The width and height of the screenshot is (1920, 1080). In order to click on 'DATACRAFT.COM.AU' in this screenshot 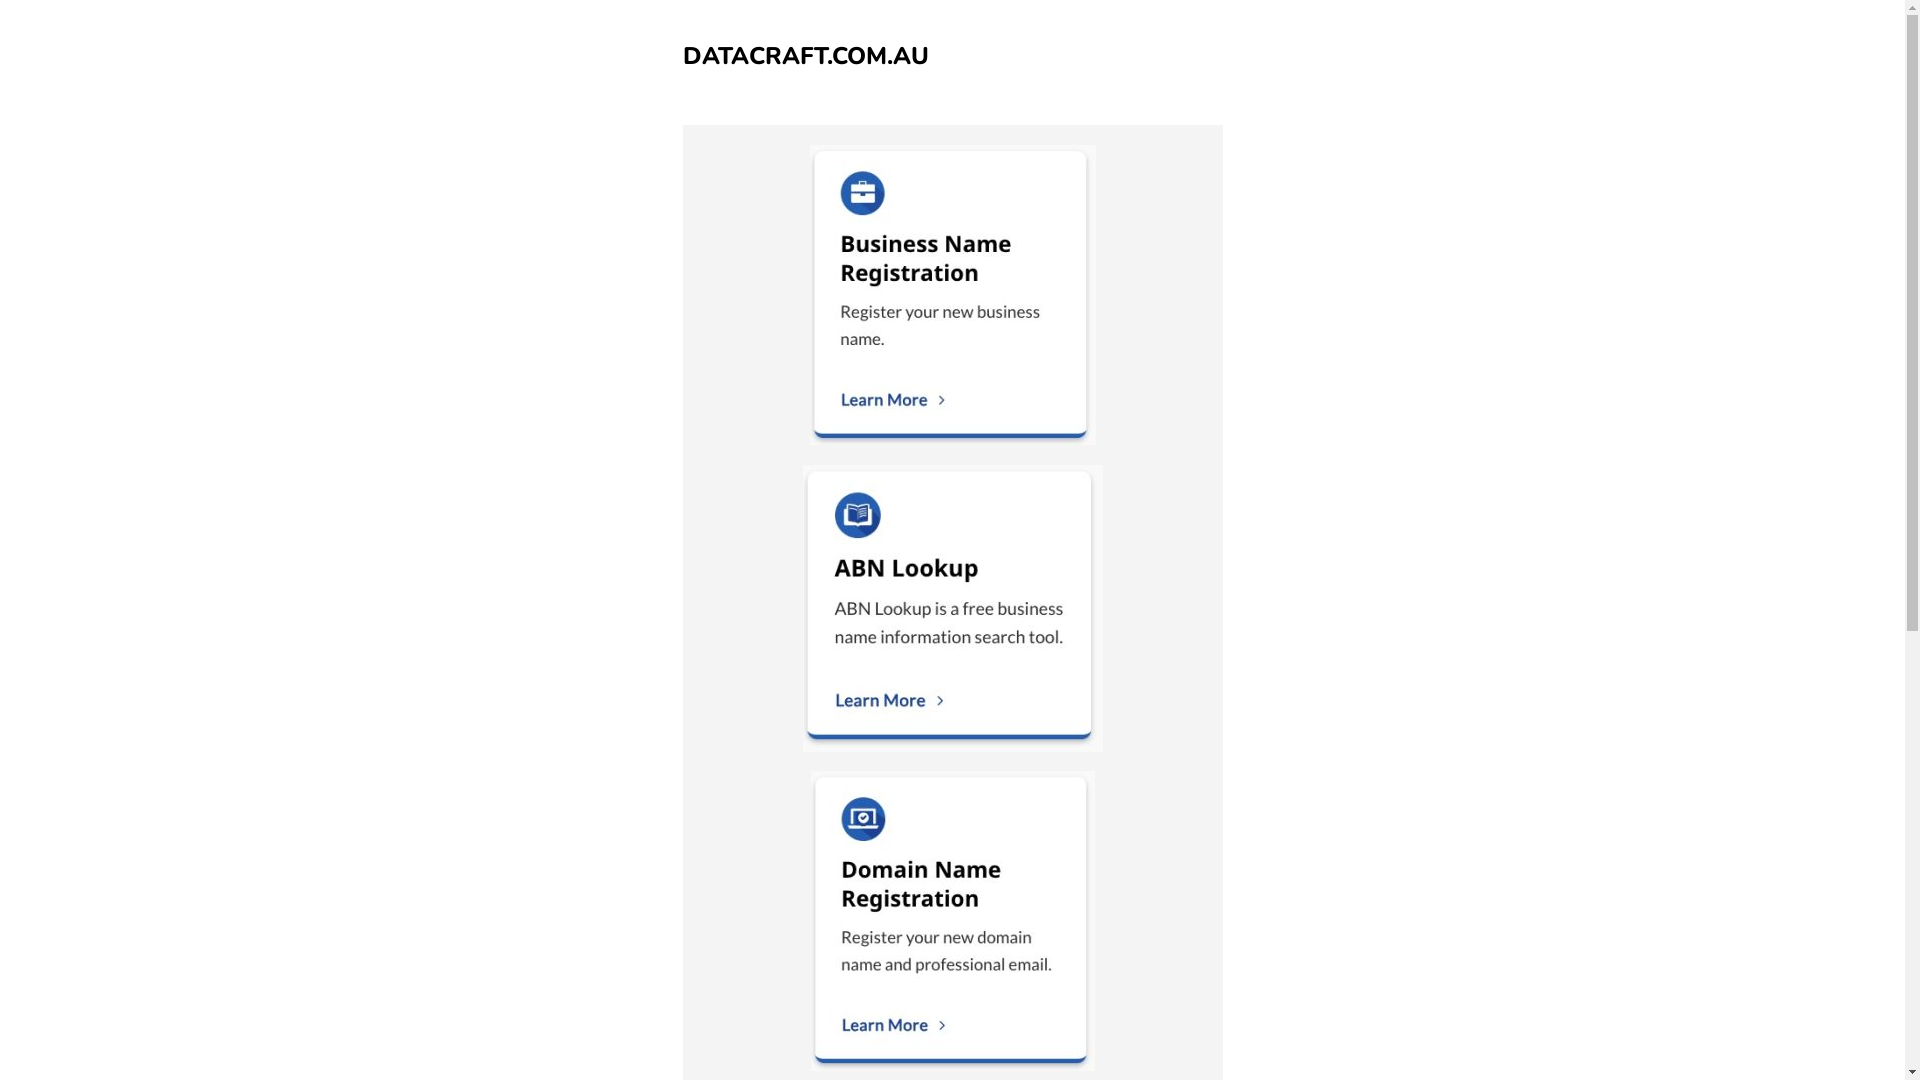, I will do `click(805, 55)`.